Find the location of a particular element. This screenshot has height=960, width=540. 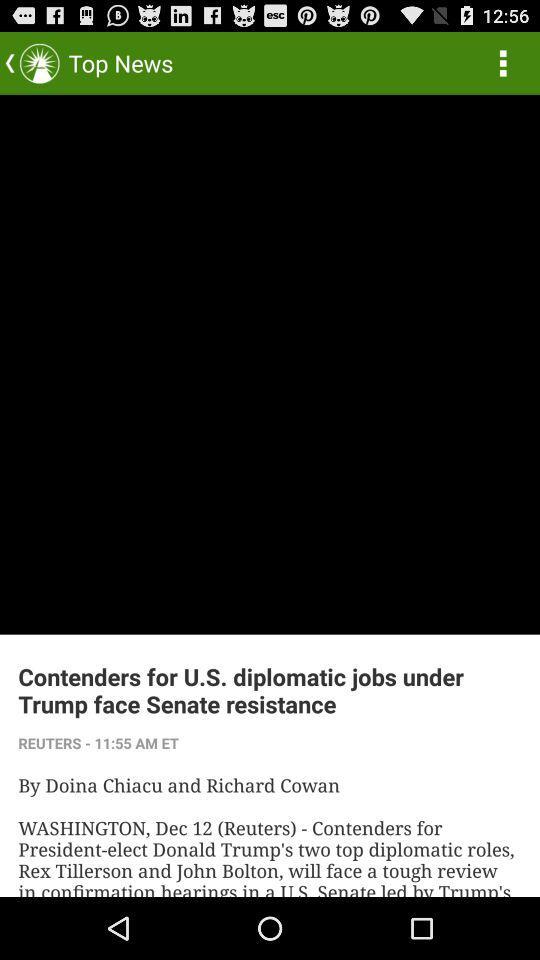

the item at the top right corner is located at coordinates (502, 62).